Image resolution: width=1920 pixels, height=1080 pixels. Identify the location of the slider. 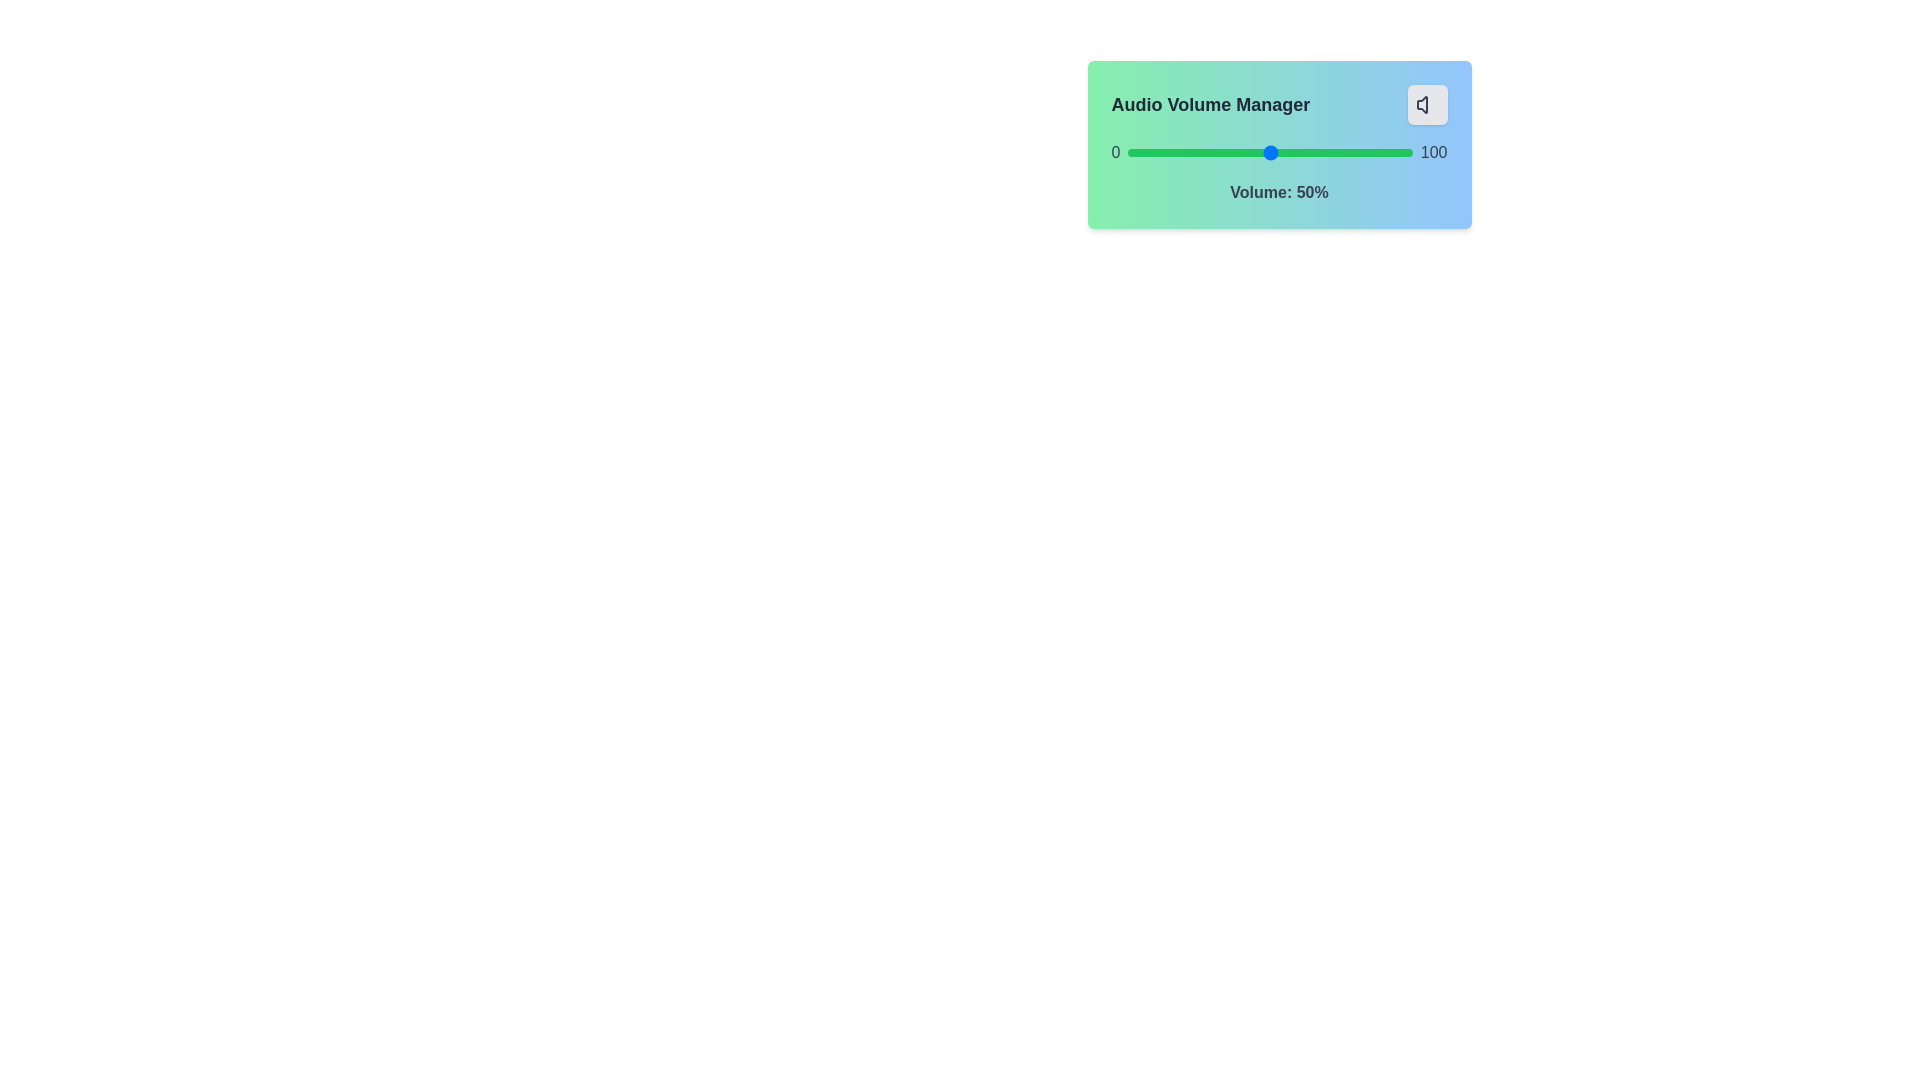
(1190, 152).